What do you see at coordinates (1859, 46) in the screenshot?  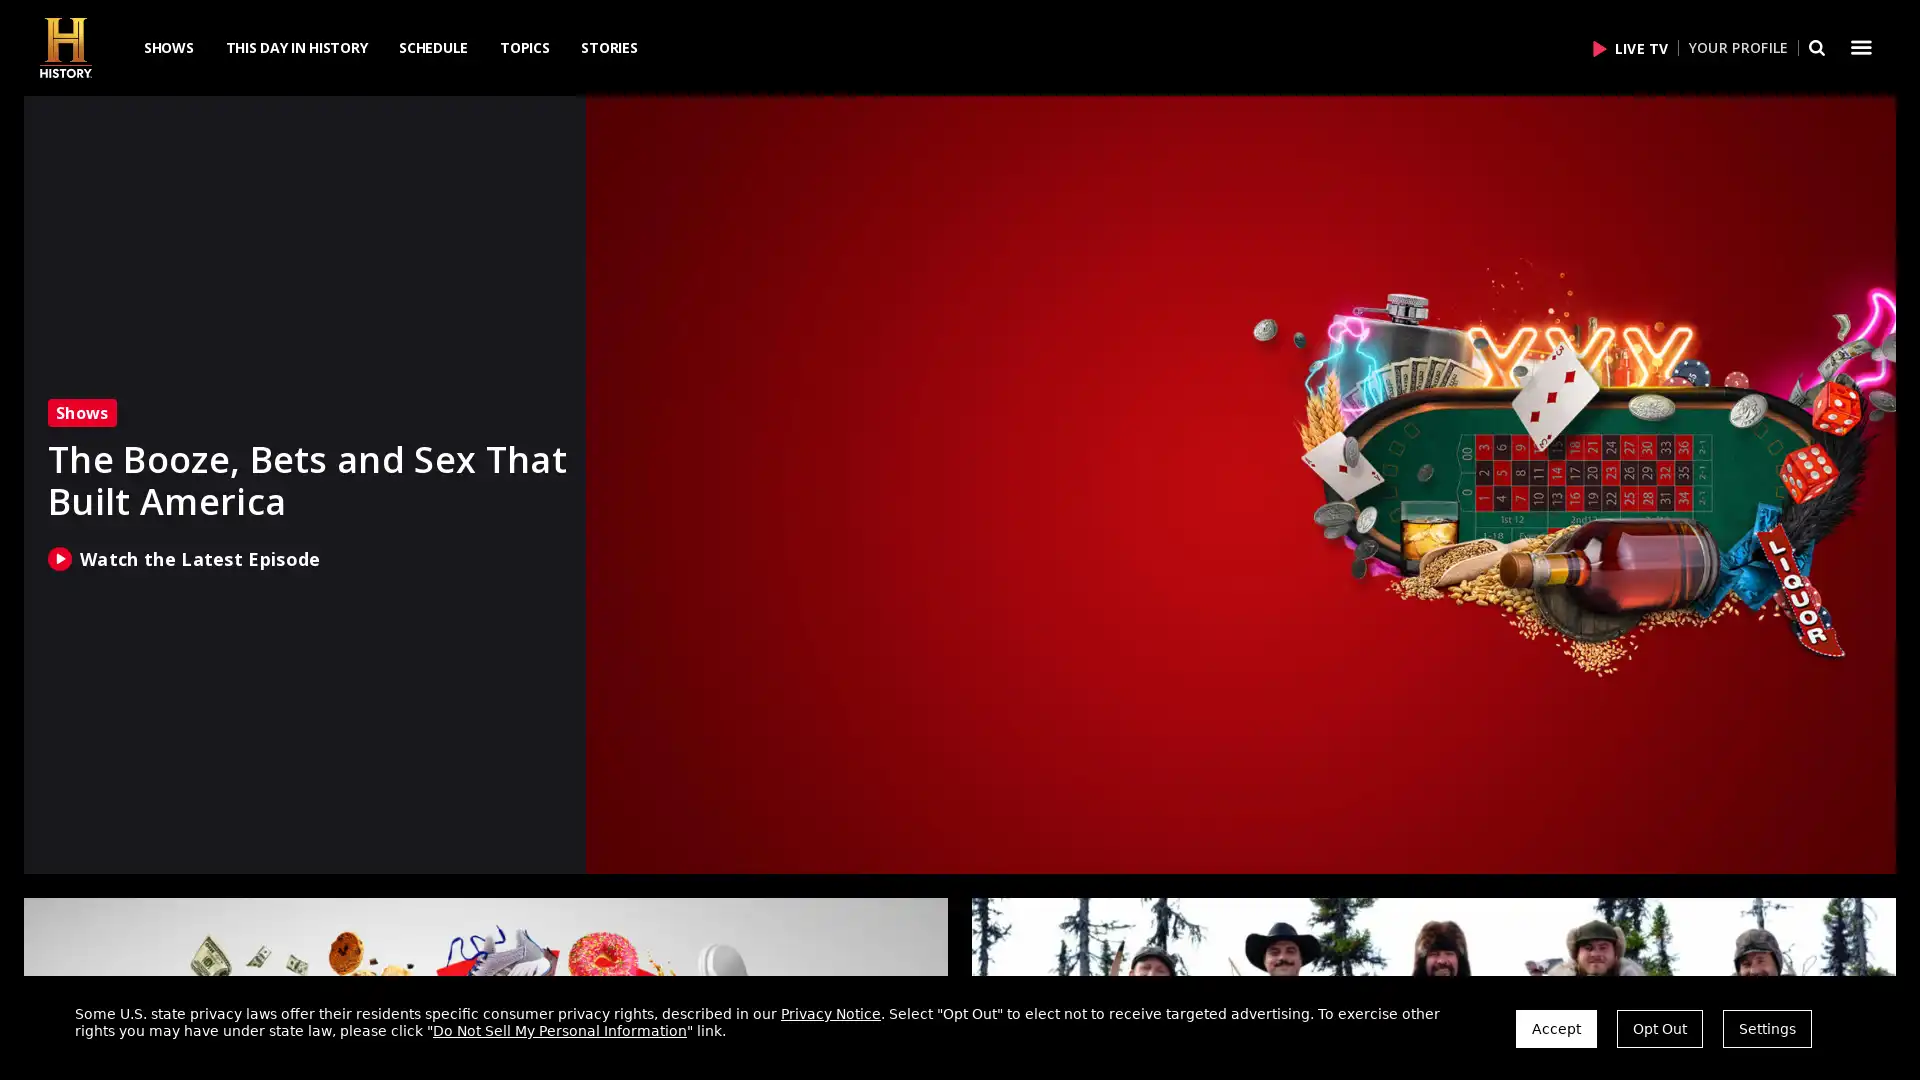 I see `Dropdown menu` at bounding box center [1859, 46].